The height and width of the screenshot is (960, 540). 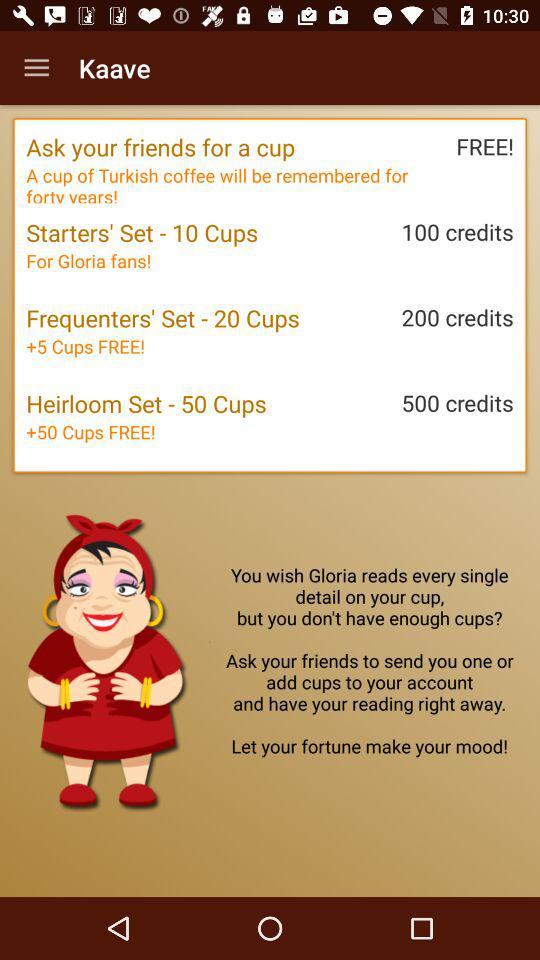 I want to click on the icon to the left of the kaave item, so click(x=36, y=68).